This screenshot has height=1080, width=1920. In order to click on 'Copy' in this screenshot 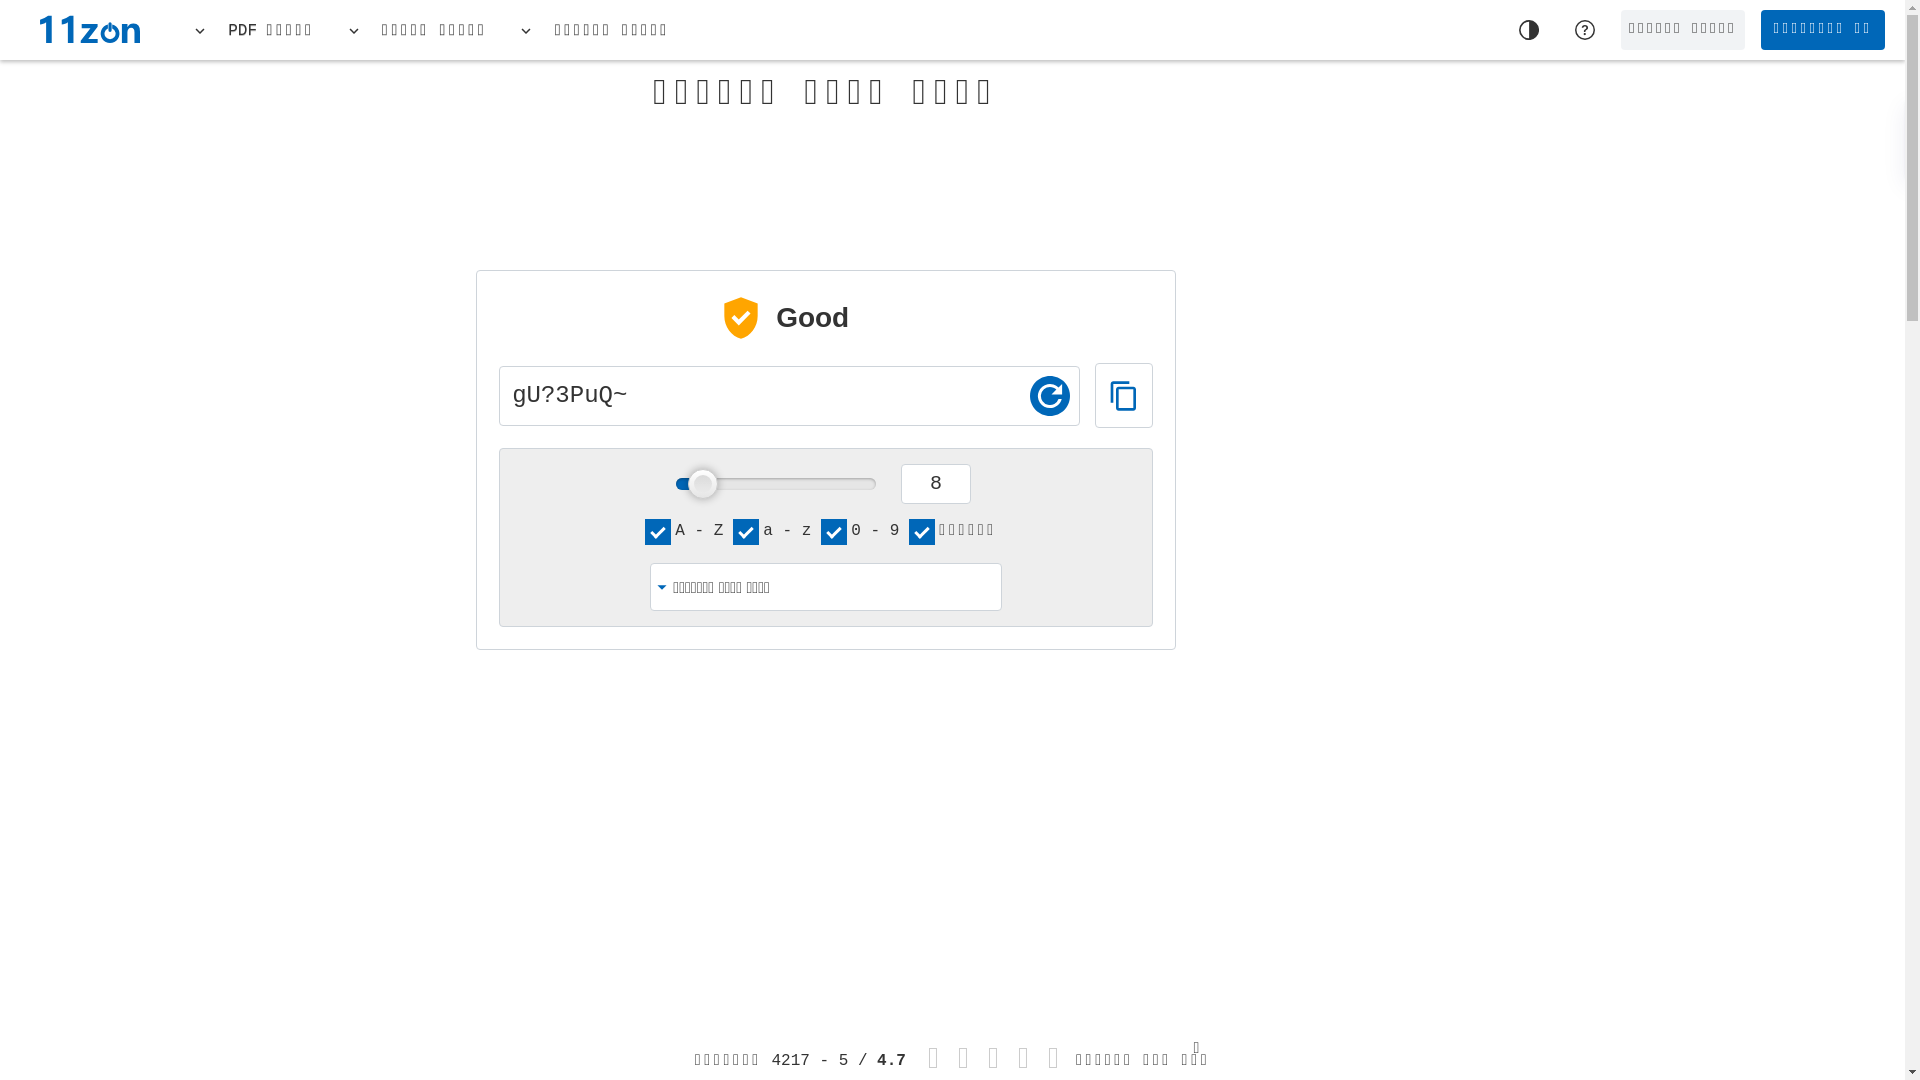, I will do `click(1123, 395)`.